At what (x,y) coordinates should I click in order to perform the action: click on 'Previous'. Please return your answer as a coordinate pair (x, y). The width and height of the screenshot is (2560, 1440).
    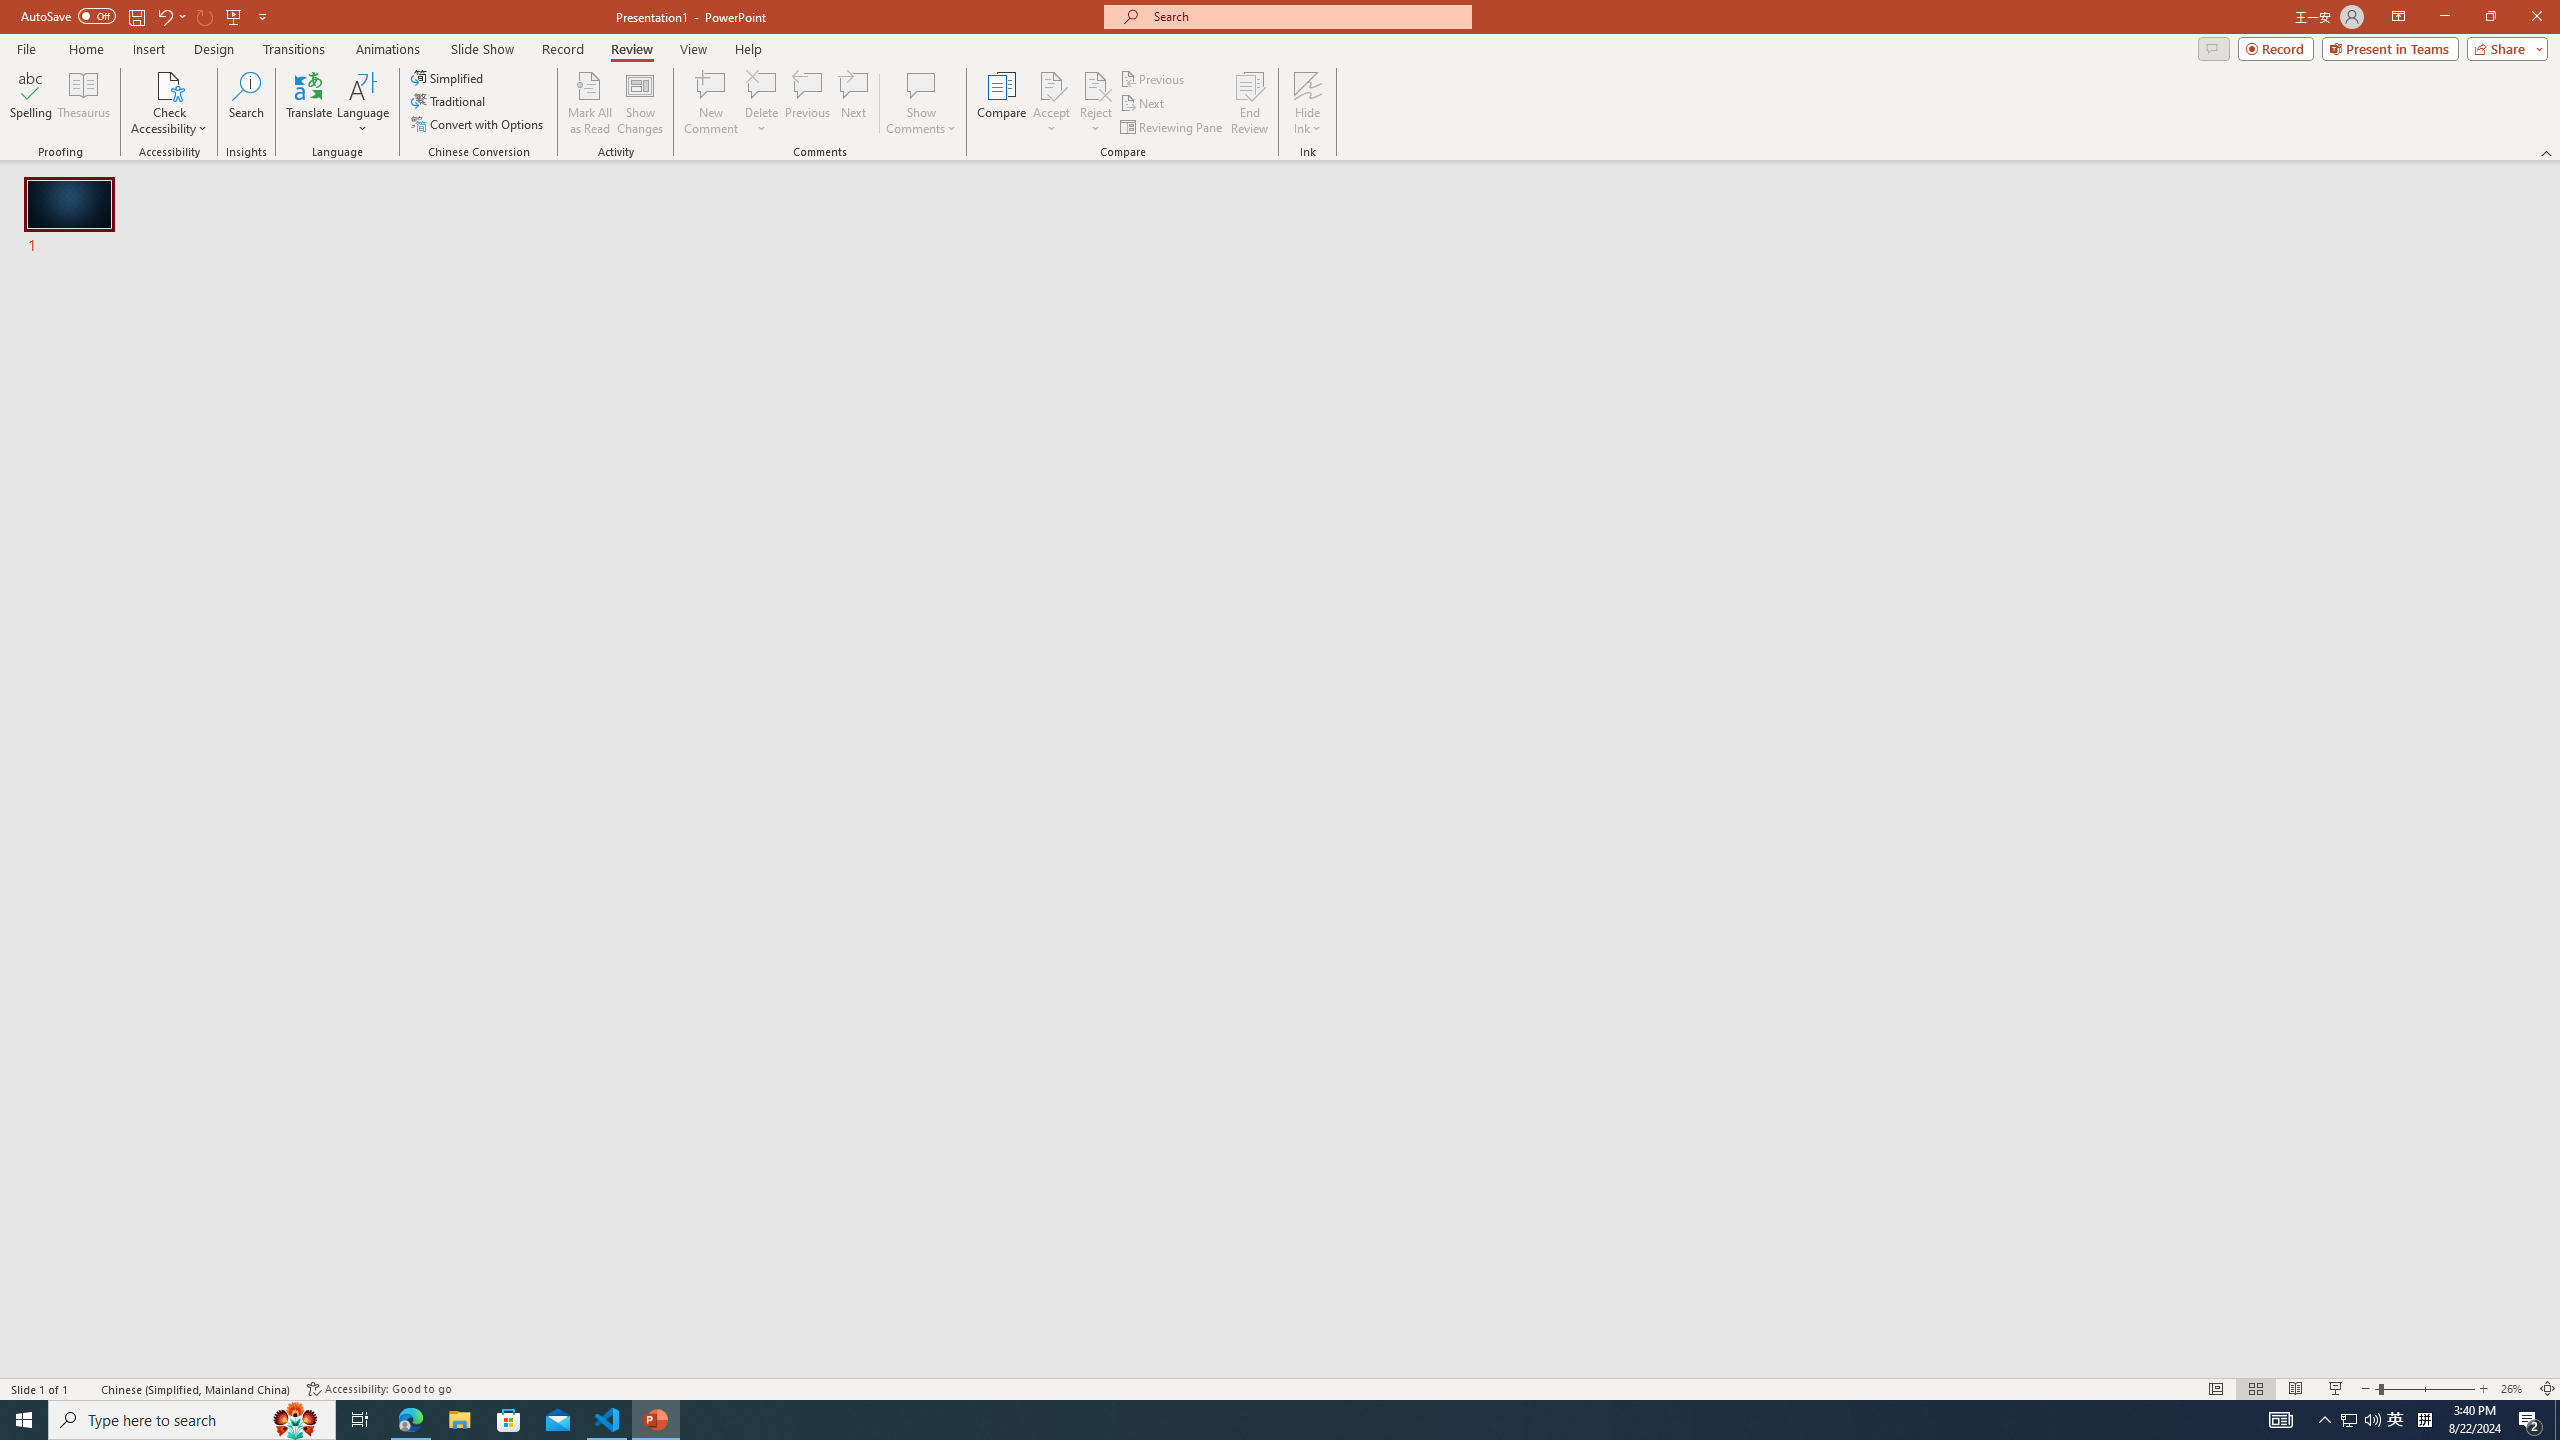
    Looking at the image, I should click on (1153, 78).